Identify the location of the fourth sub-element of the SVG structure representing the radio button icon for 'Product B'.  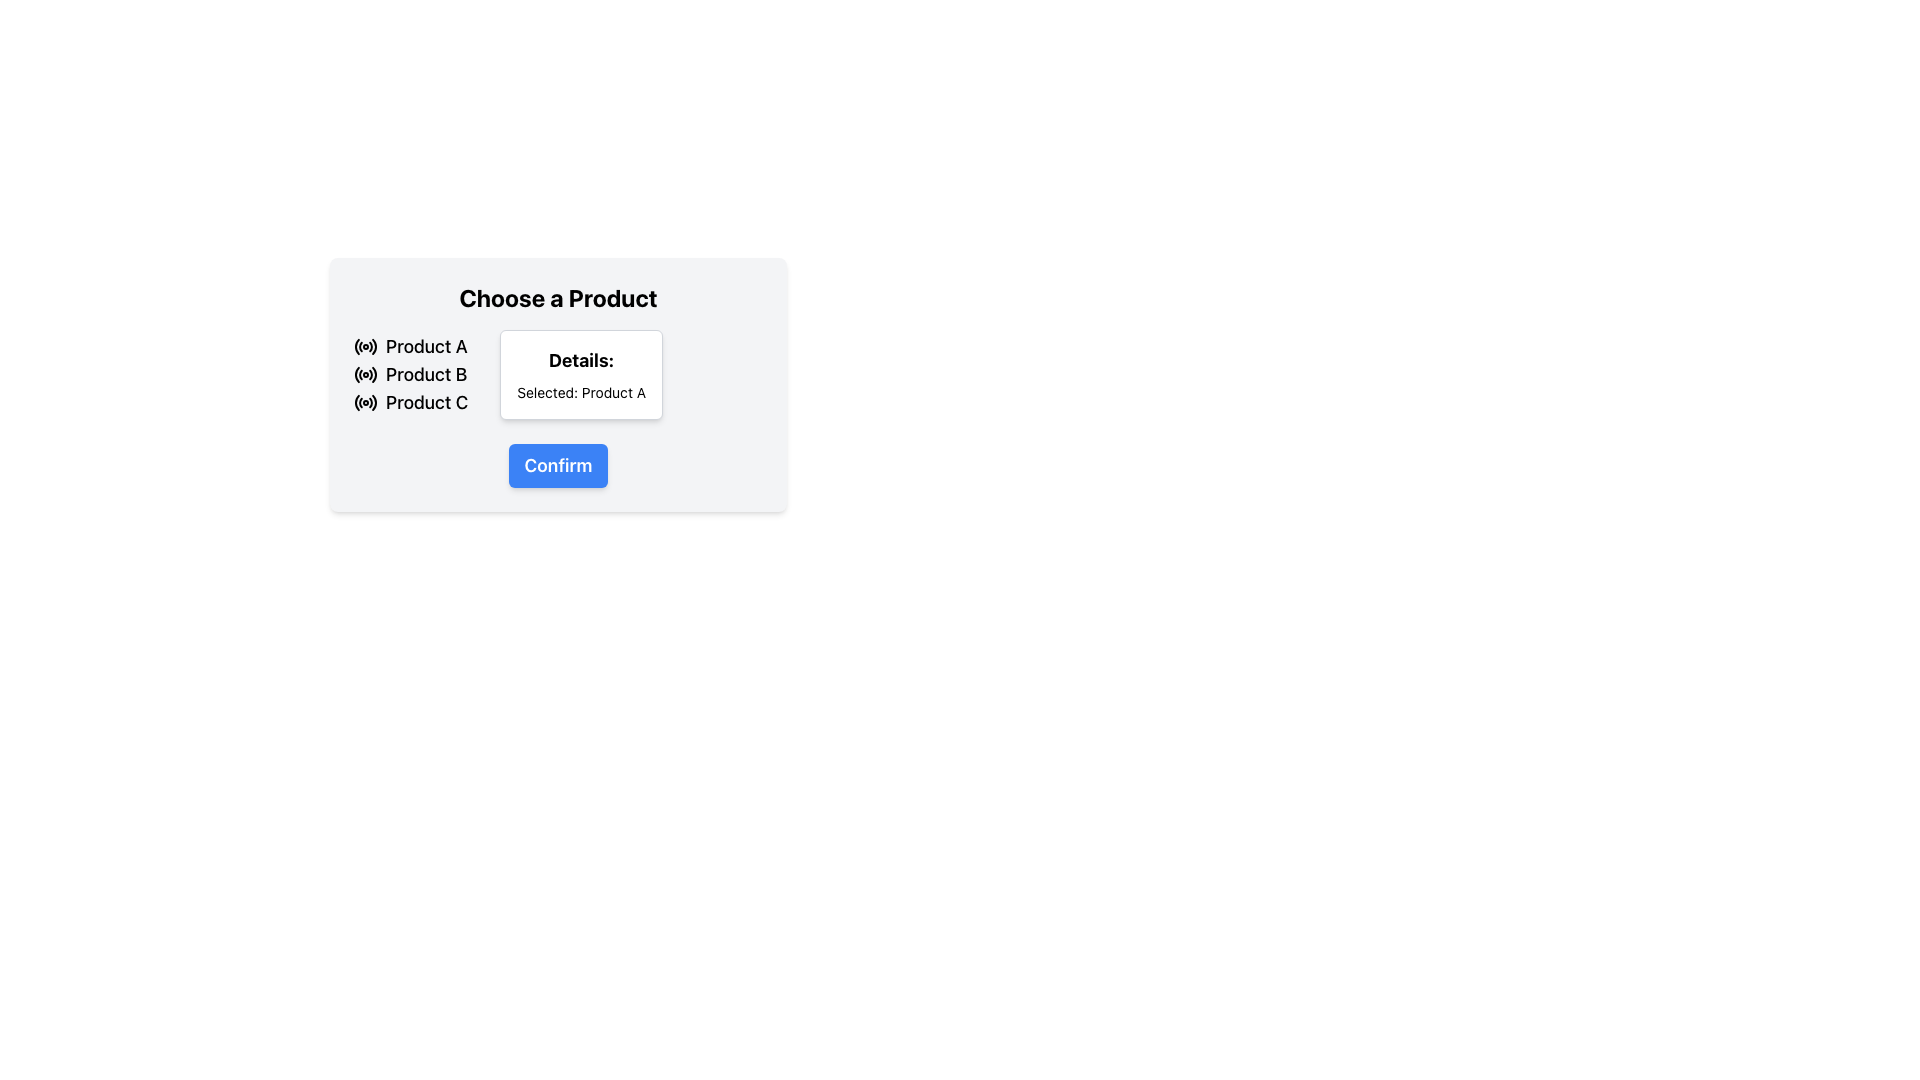
(371, 375).